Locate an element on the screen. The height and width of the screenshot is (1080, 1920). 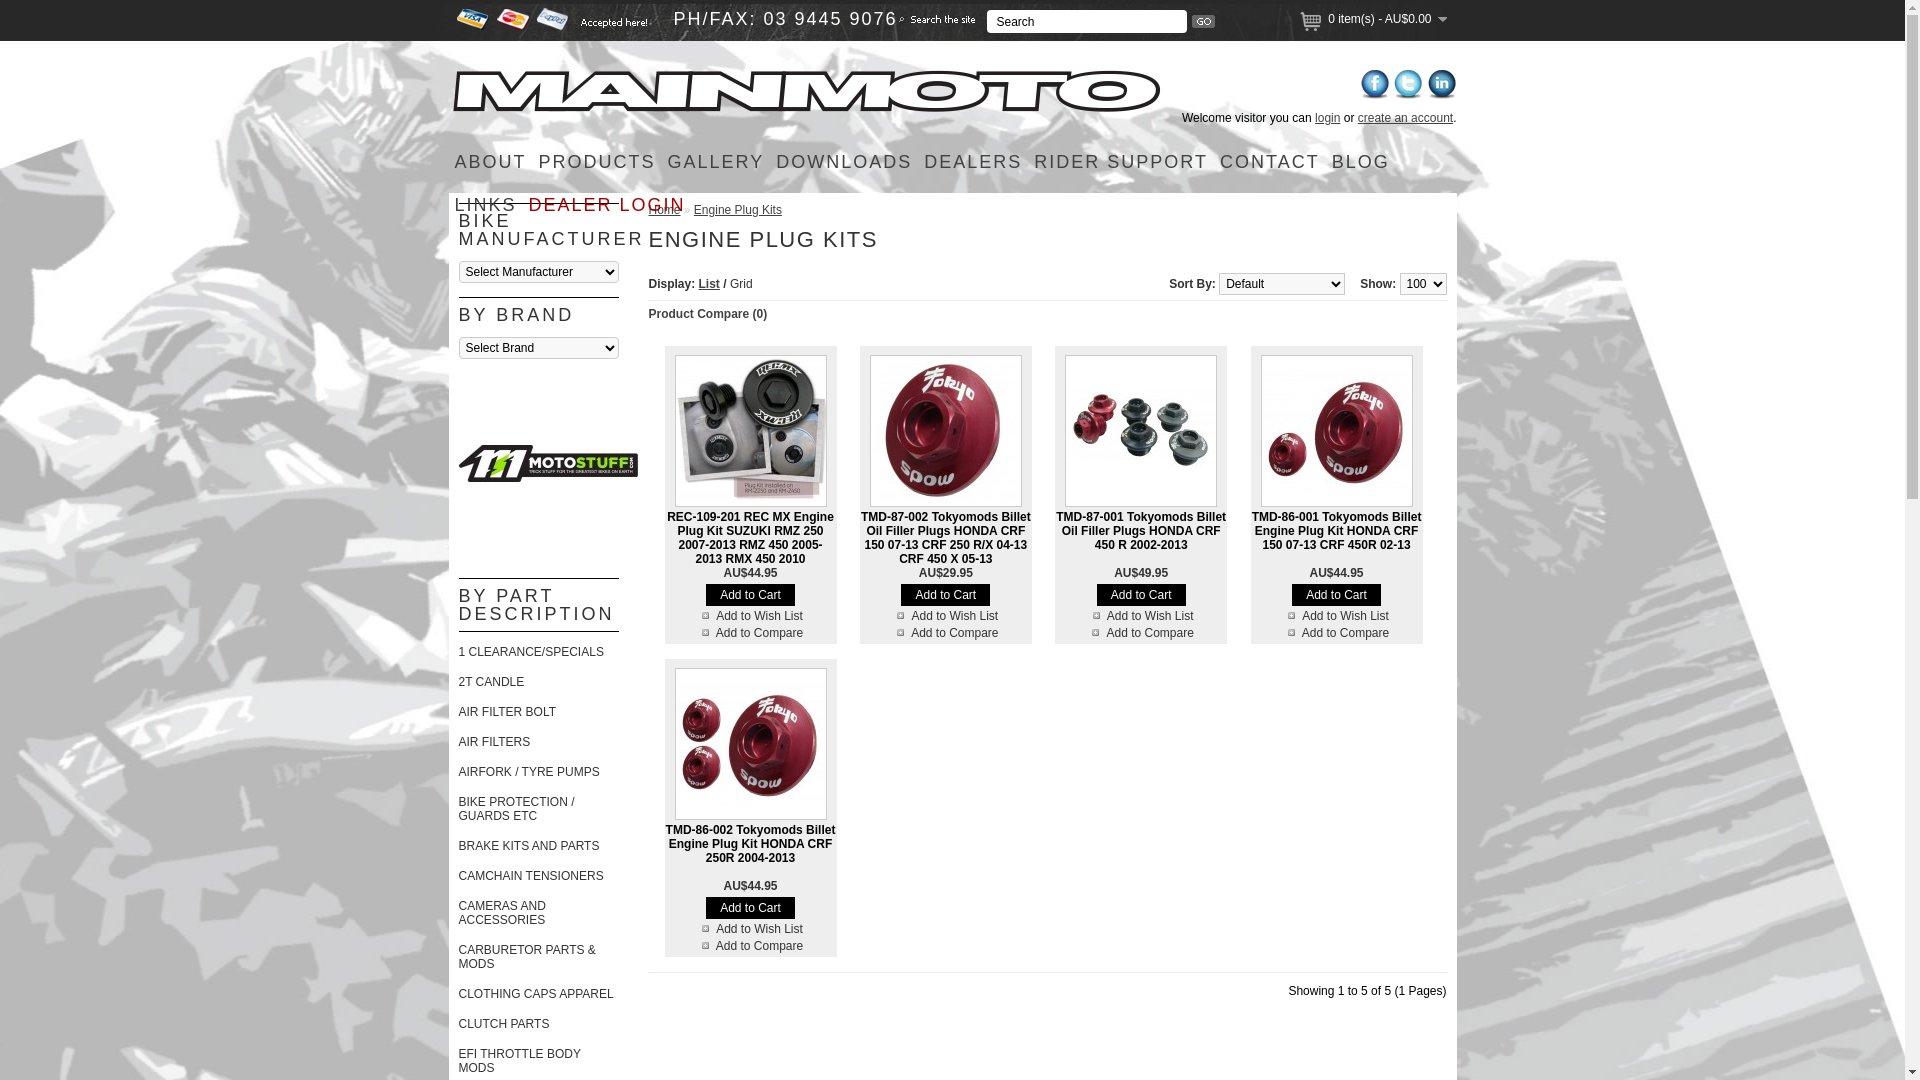
'0 item(s) - AU$0.00' is located at coordinates (1386, 19).